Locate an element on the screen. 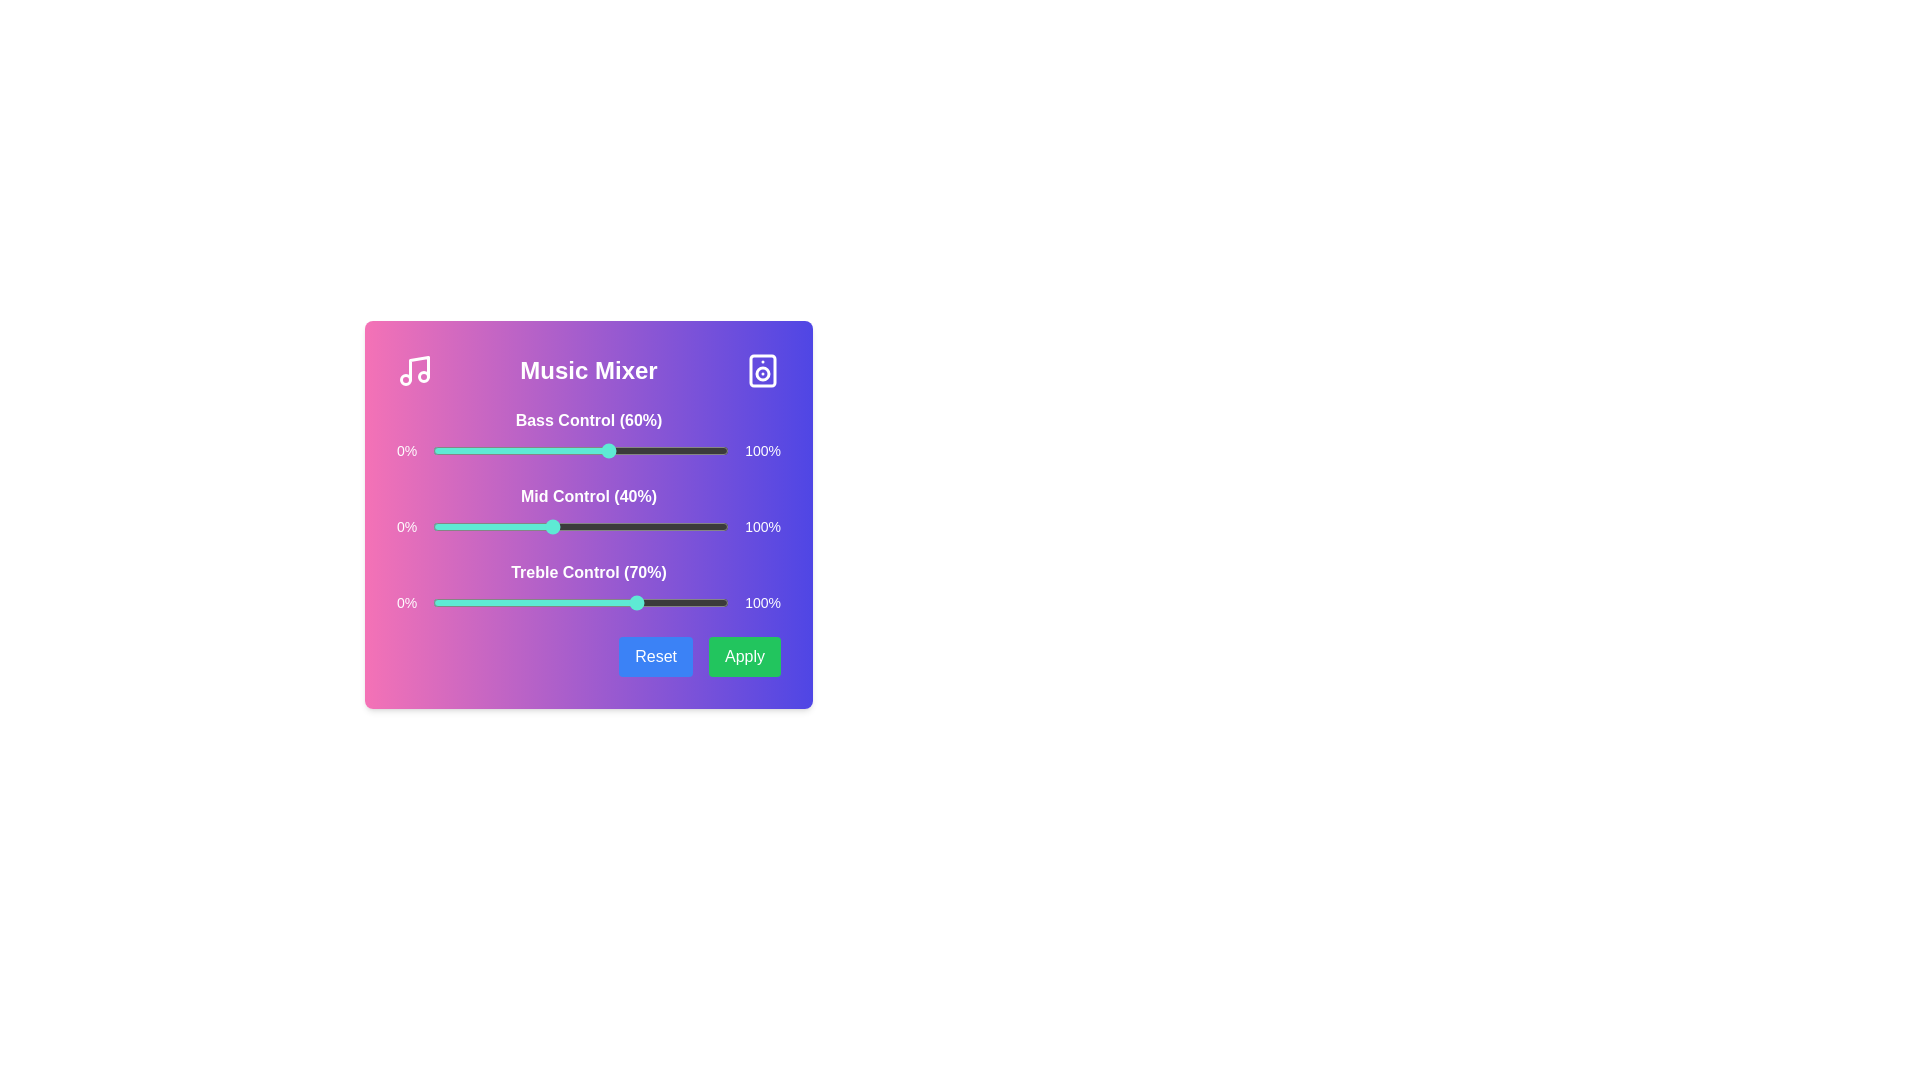 Image resolution: width=1920 pixels, height=1080 pixels. the speaker icon in the header of the music mixer panel is located at coordinates (762, 370).